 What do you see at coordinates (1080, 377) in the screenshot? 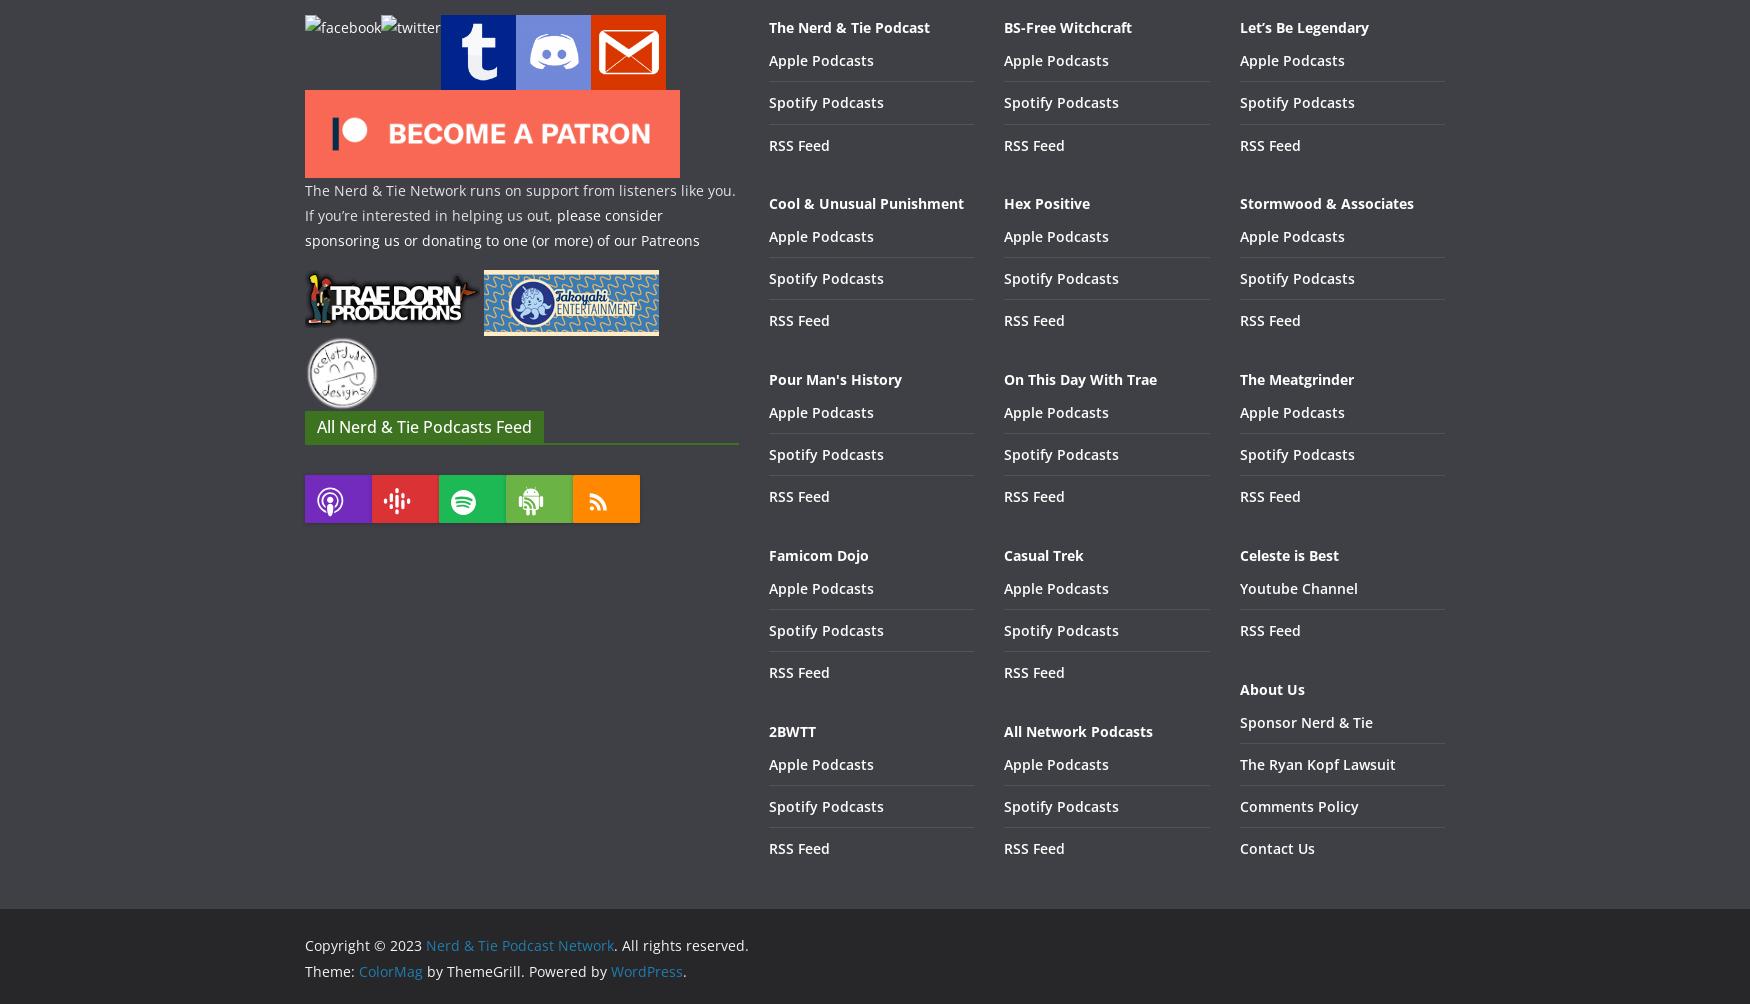
I see `'On This Day With Trae'` at bounding box center [1080, 377].